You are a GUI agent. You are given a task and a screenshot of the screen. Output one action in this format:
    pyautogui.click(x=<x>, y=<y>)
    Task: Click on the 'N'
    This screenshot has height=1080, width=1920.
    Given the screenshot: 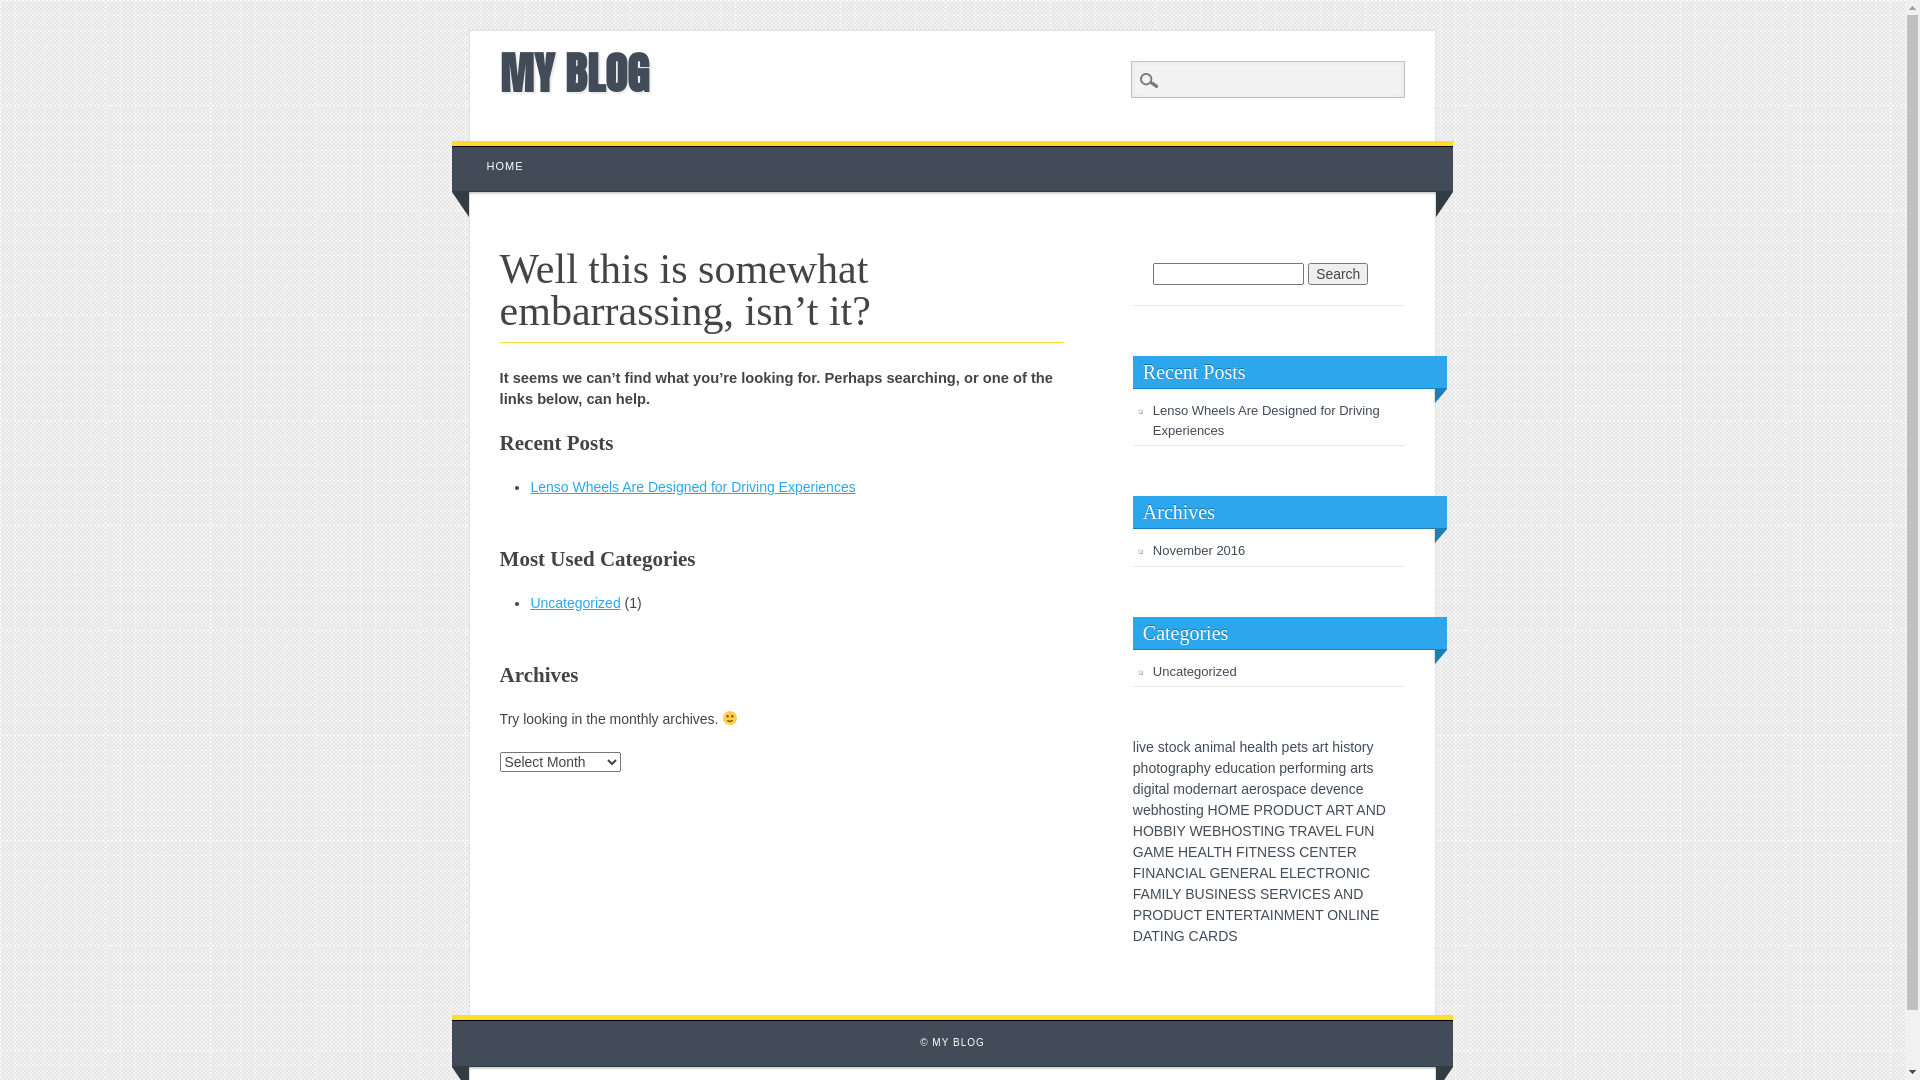 What is the action you would take?
    pyautogui.click(x=1310, y=914)
    